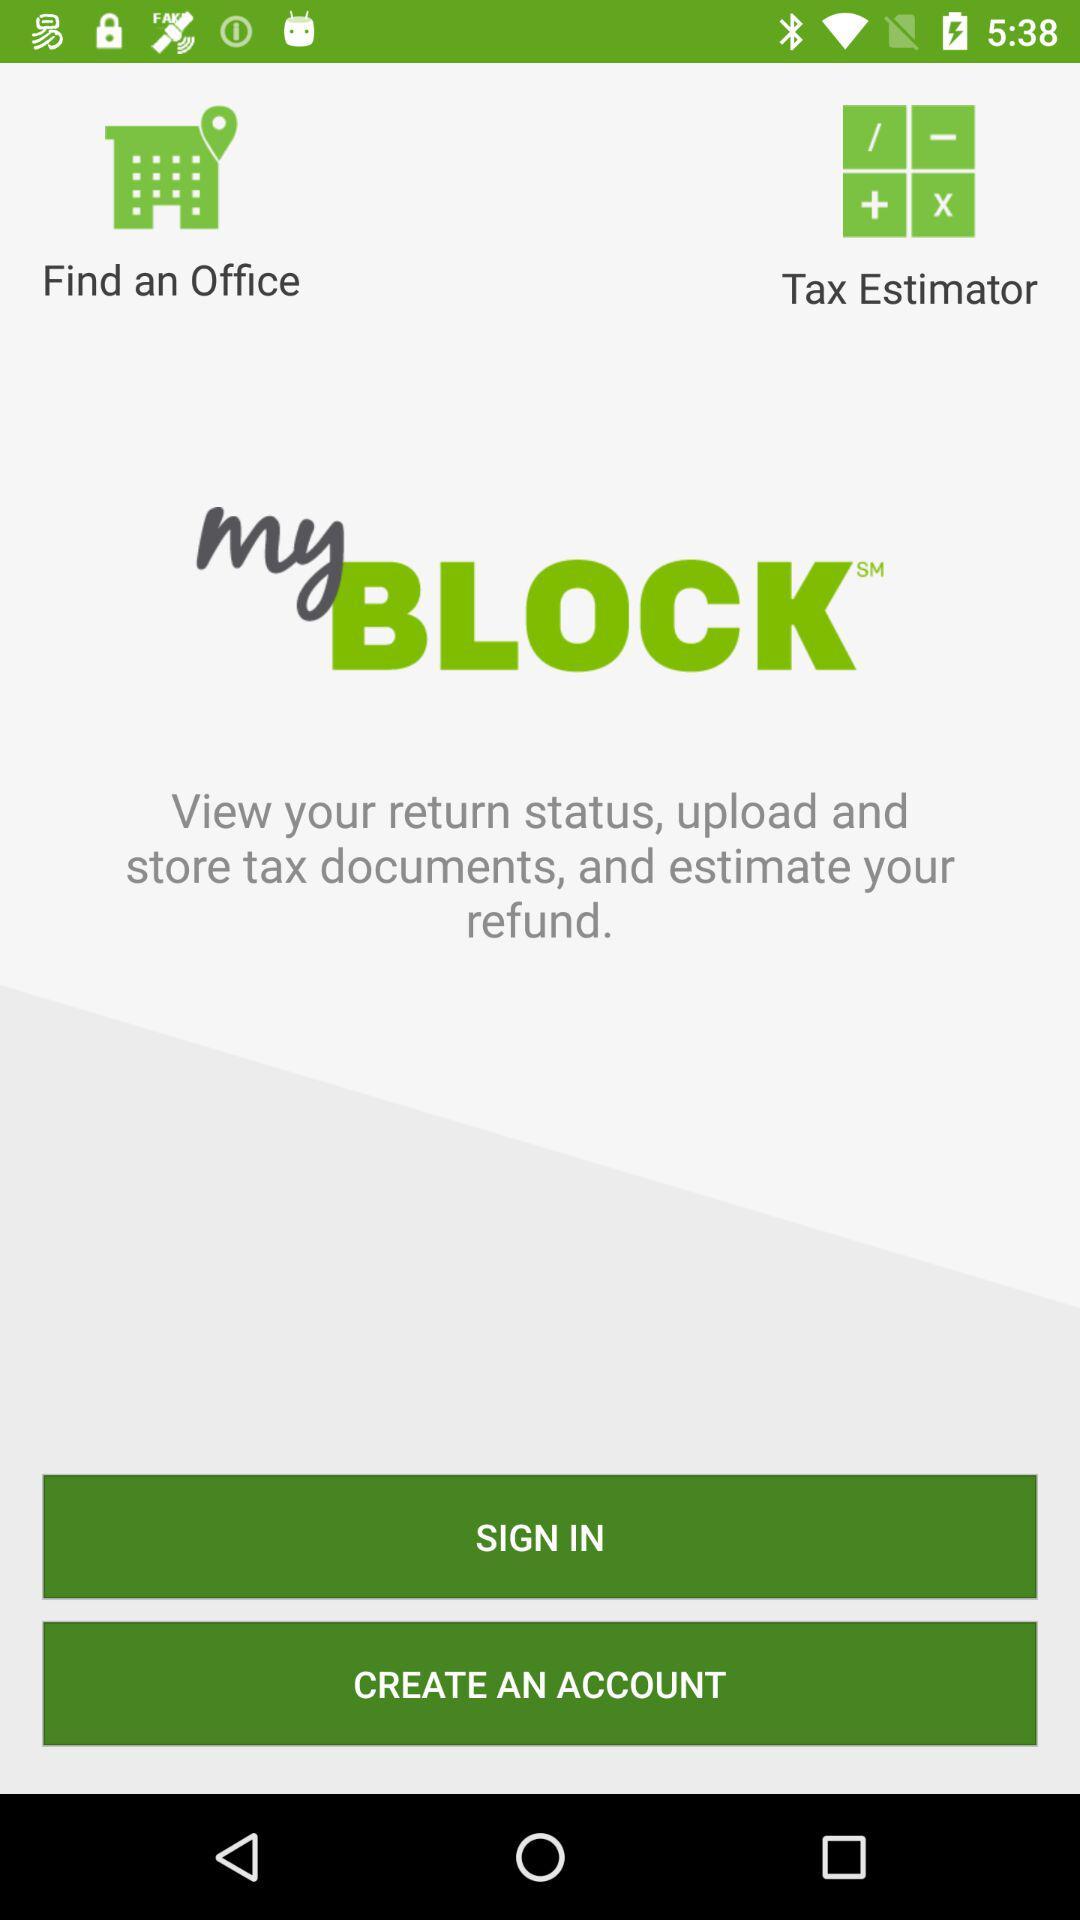 This screenshot has width=1080, height=1920. I want to click on the item below the view your return, so click(540, 1535).